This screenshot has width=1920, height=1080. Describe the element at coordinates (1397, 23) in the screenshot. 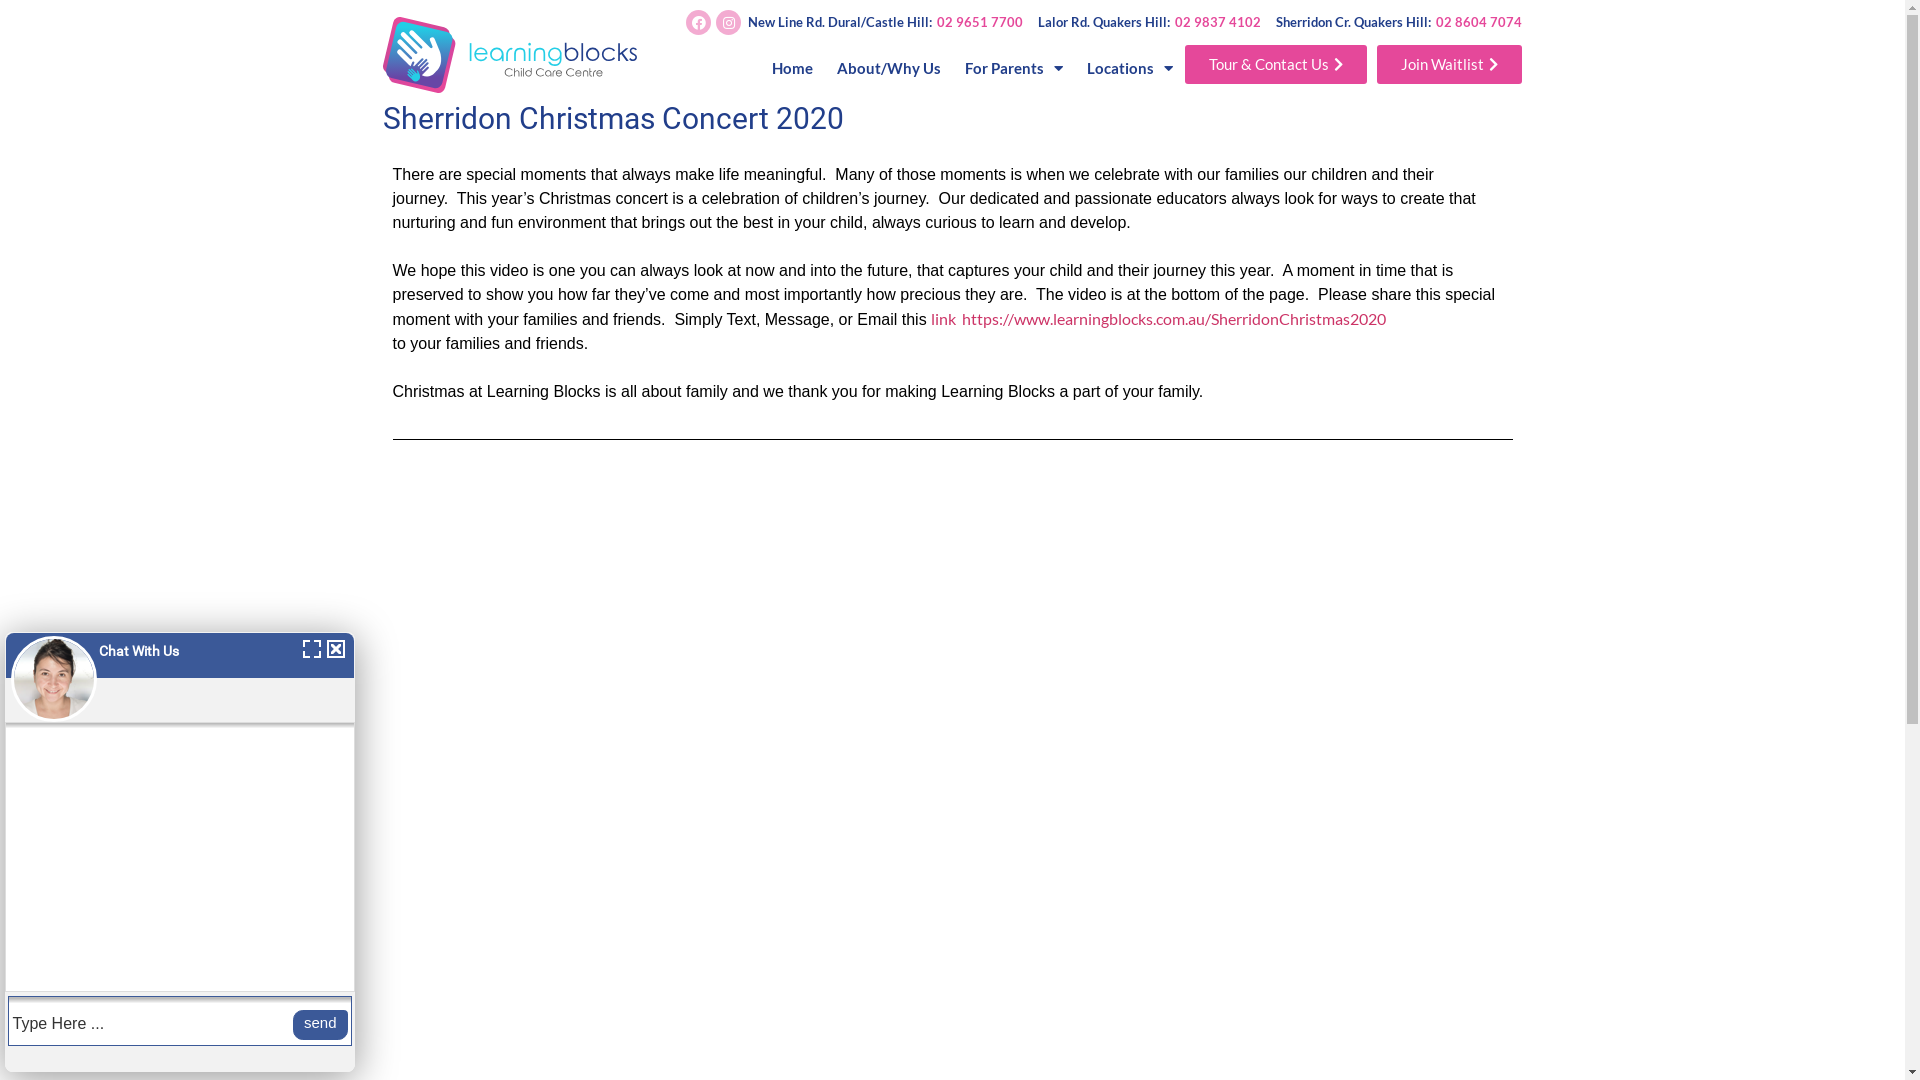

I see `'Sherridon Cr. Quakers Hill:` at that location.